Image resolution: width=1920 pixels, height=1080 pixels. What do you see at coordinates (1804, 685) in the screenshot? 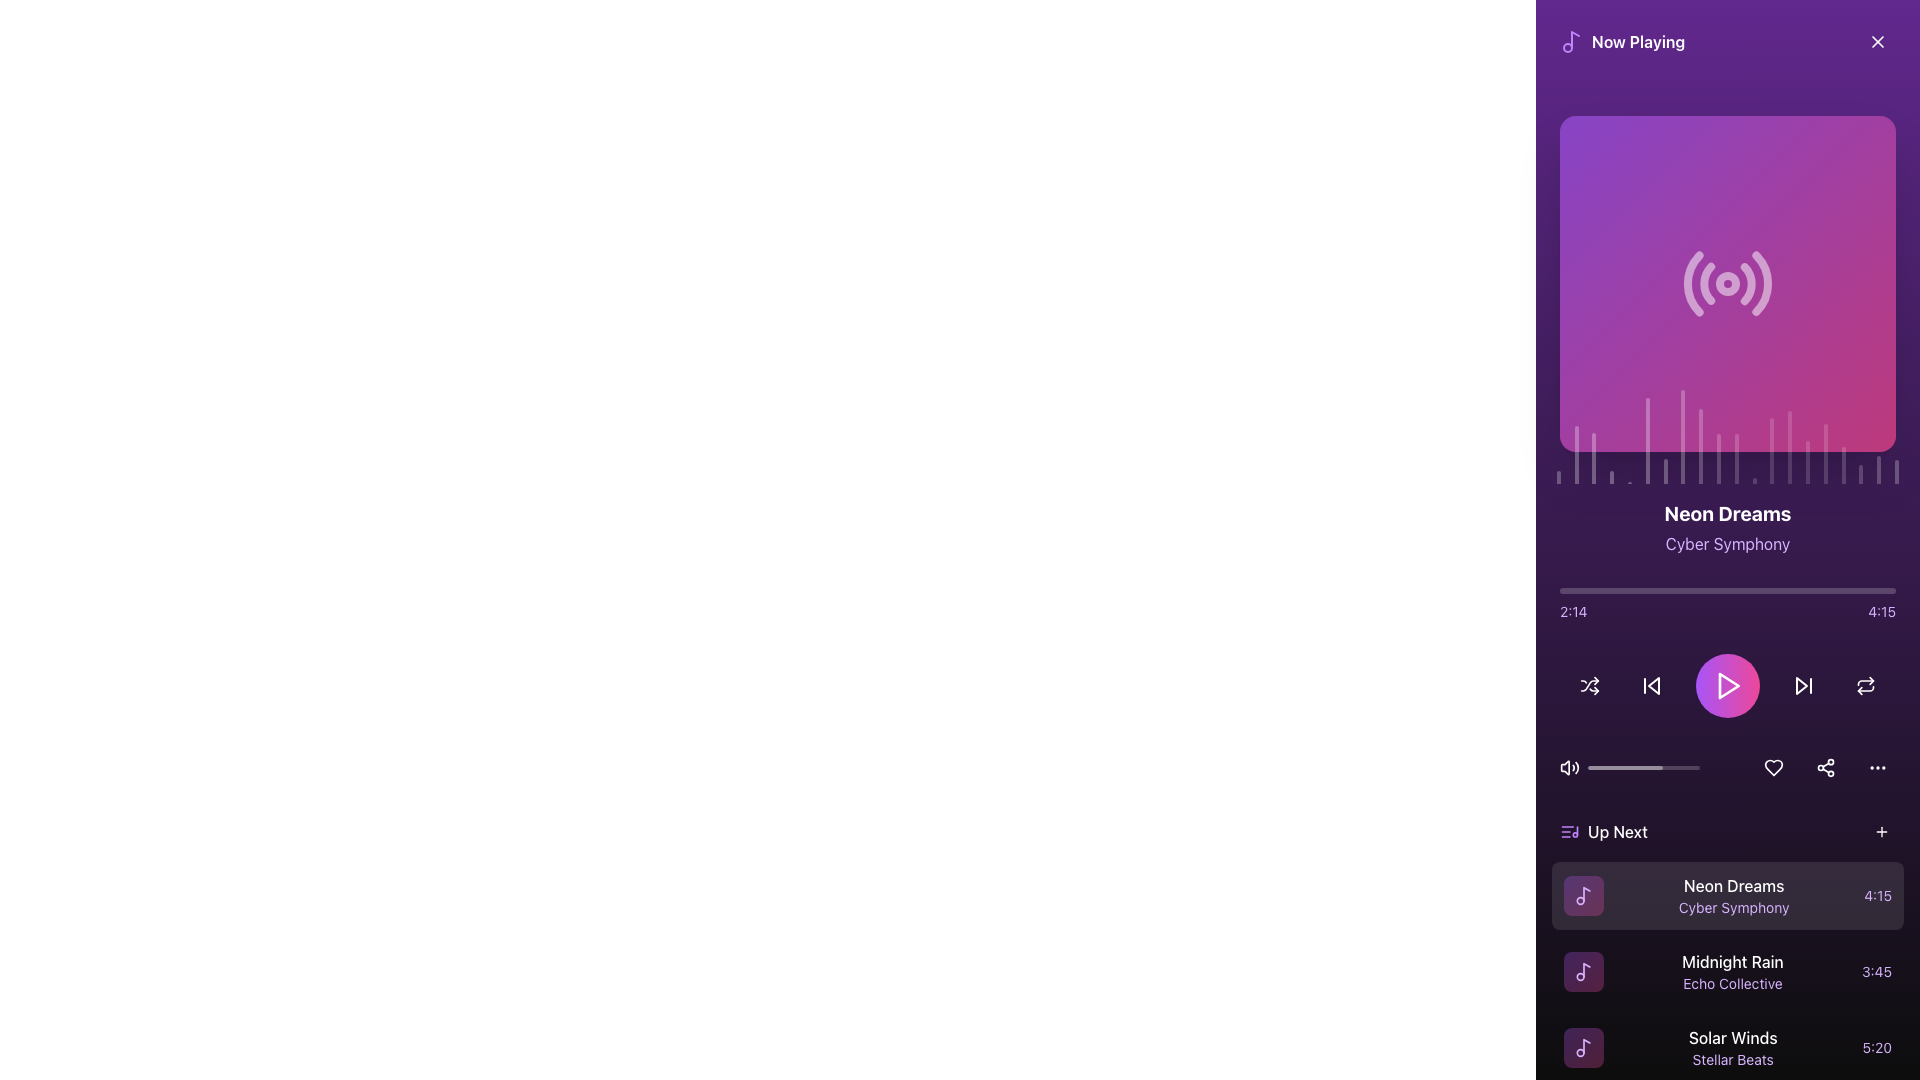
I see `the 'Skip Forward' button, which is a triangular play-like icon with a dark purple background, located in the bottom controls section of the interface` at bounding box center [1804, 685].